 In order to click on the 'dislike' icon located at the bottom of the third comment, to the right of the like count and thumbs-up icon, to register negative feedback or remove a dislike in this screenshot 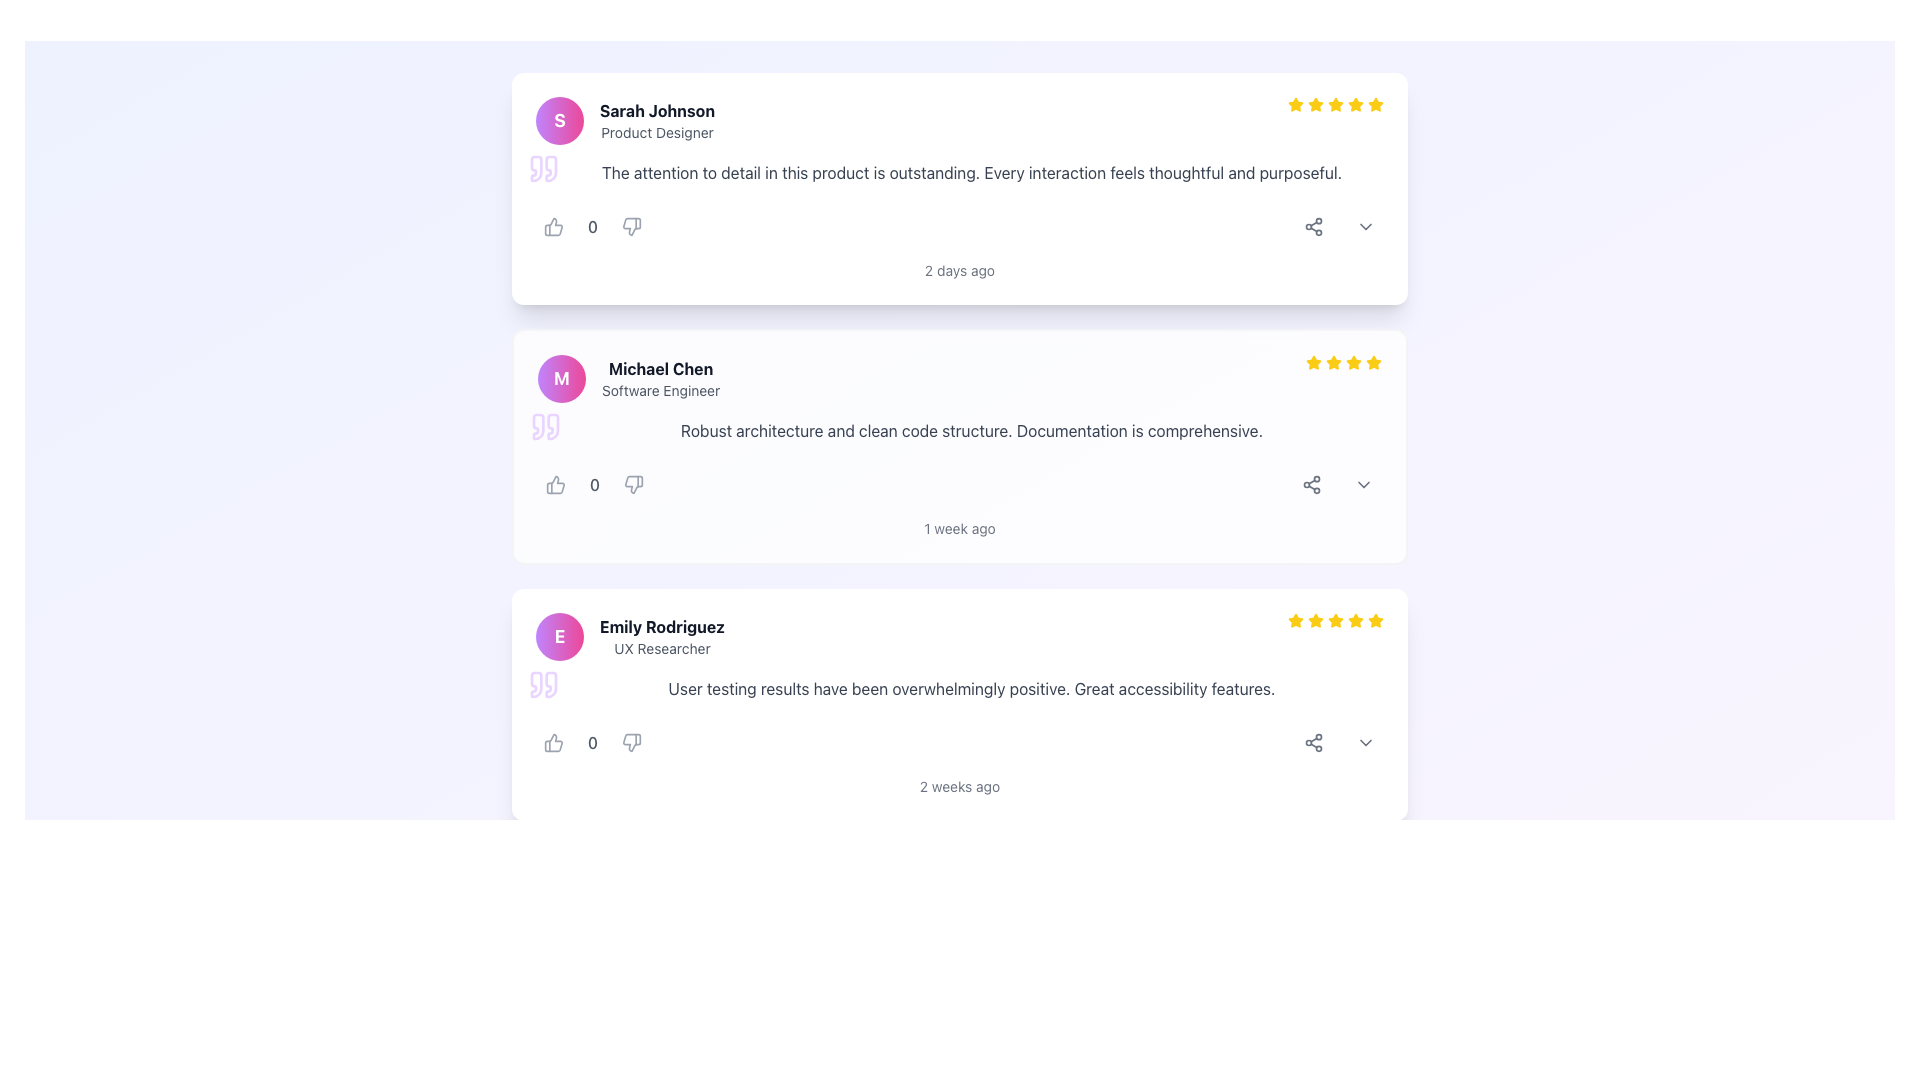, I will do `click(631, 743)`.